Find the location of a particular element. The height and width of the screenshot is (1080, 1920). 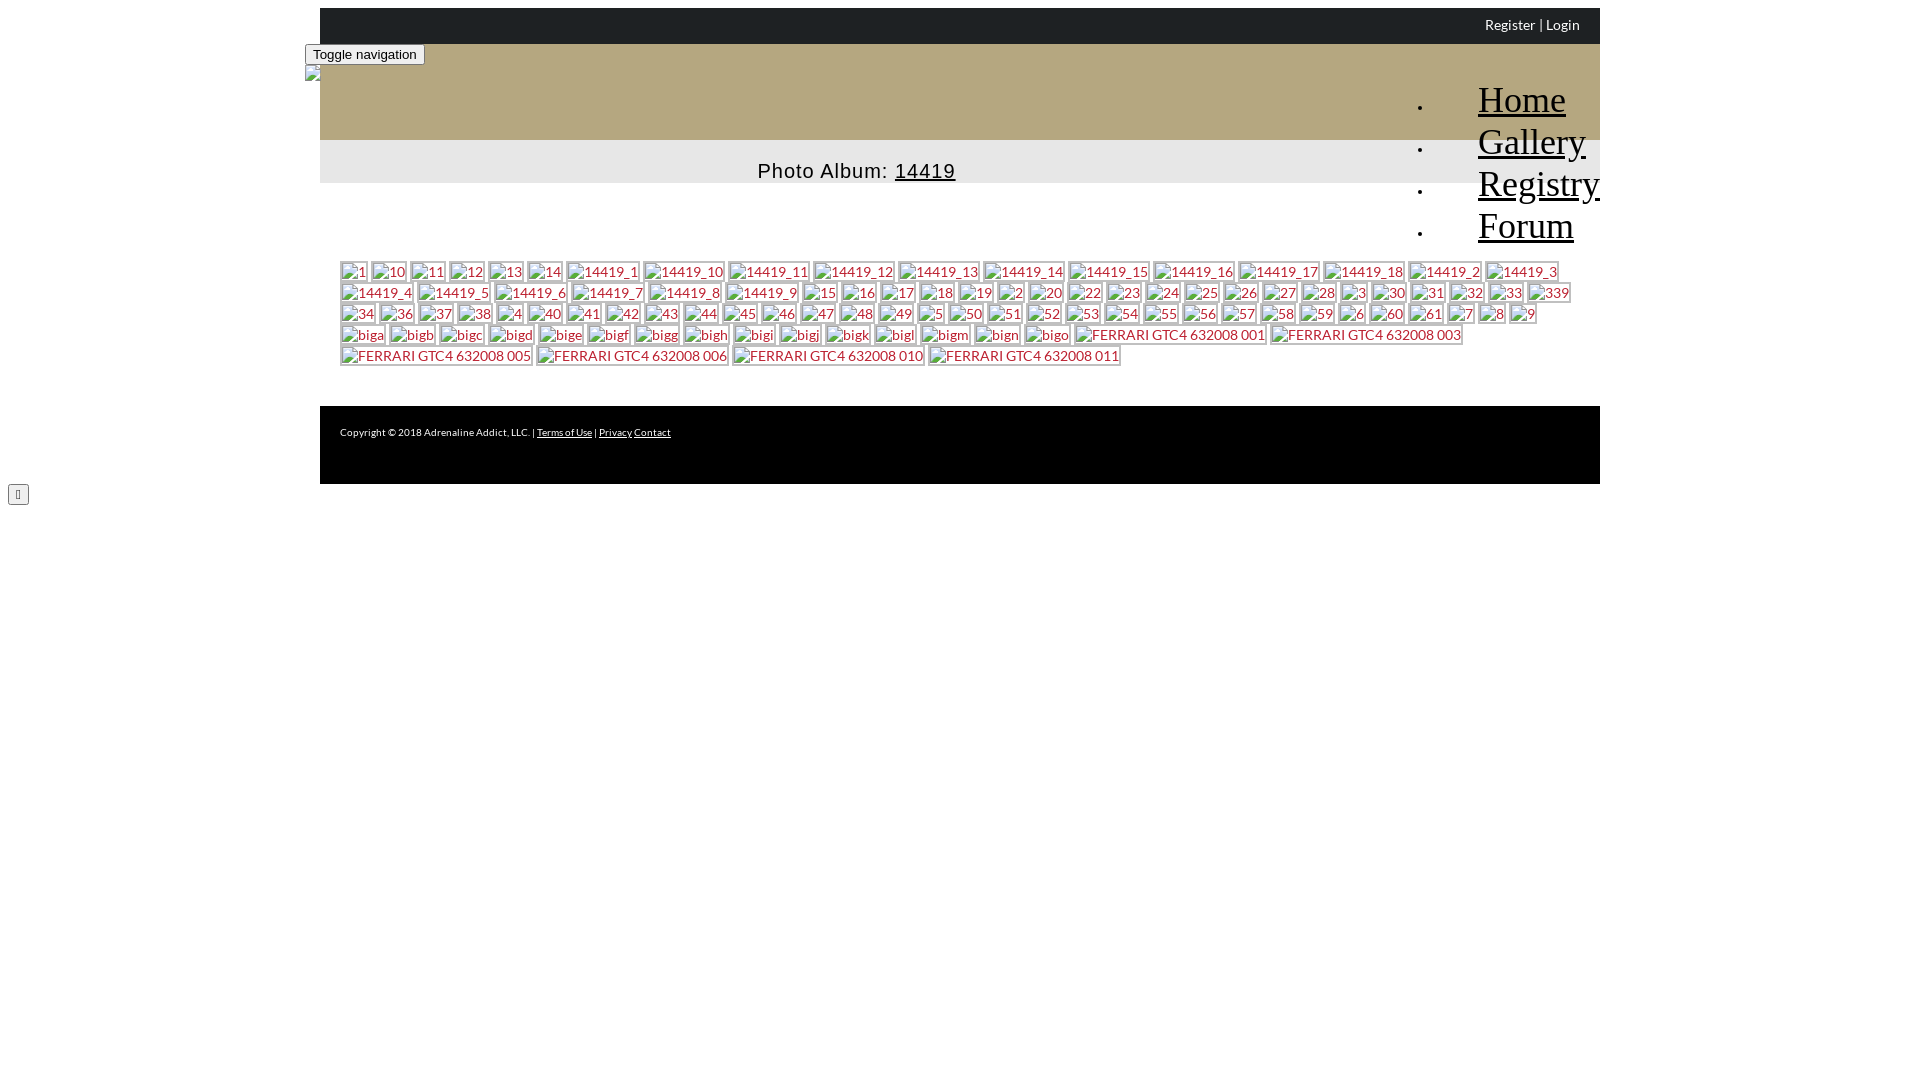

'14419_2 (click to enlarge)' is located at coordinates (1406, 271).